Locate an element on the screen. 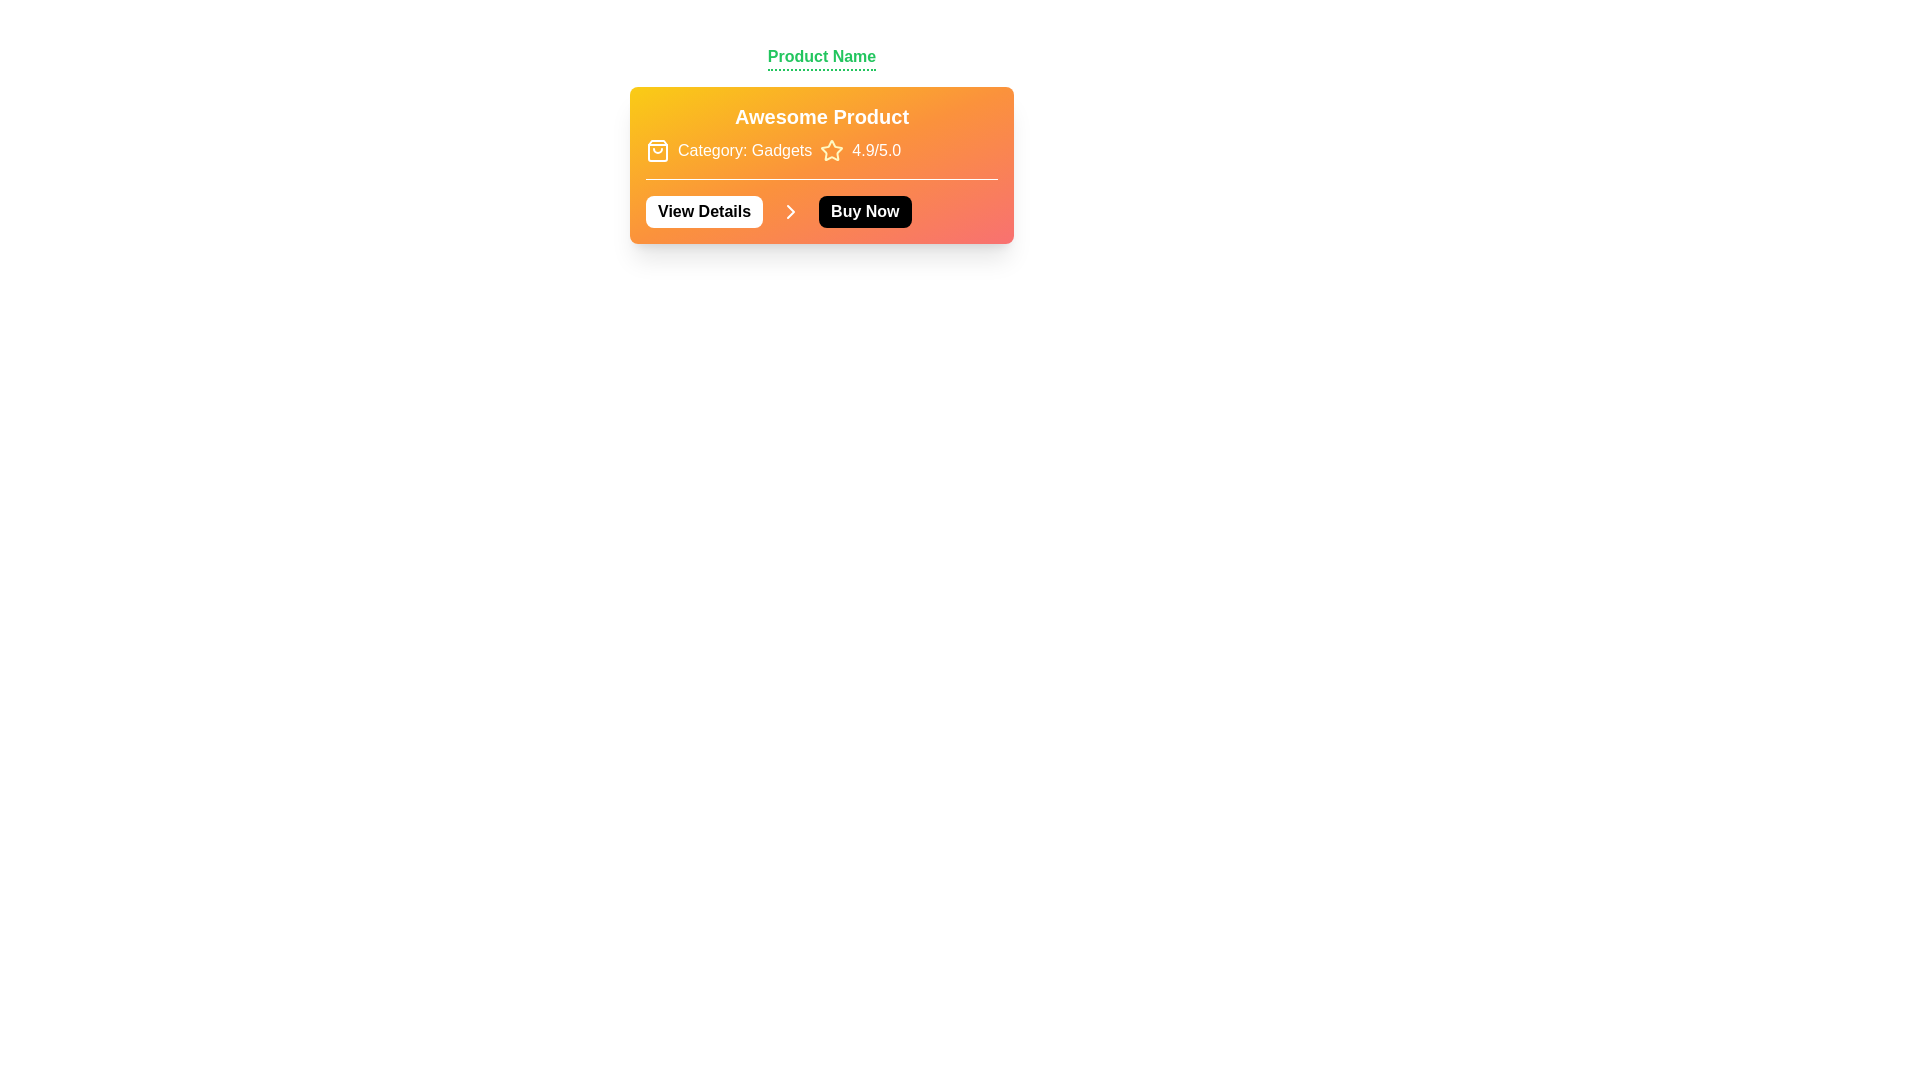 This screenshot has height=1080, width=1920. the informational label group located directly below the 'Awesome Product' title in the gradient panel is located at coordinates (821, 149).